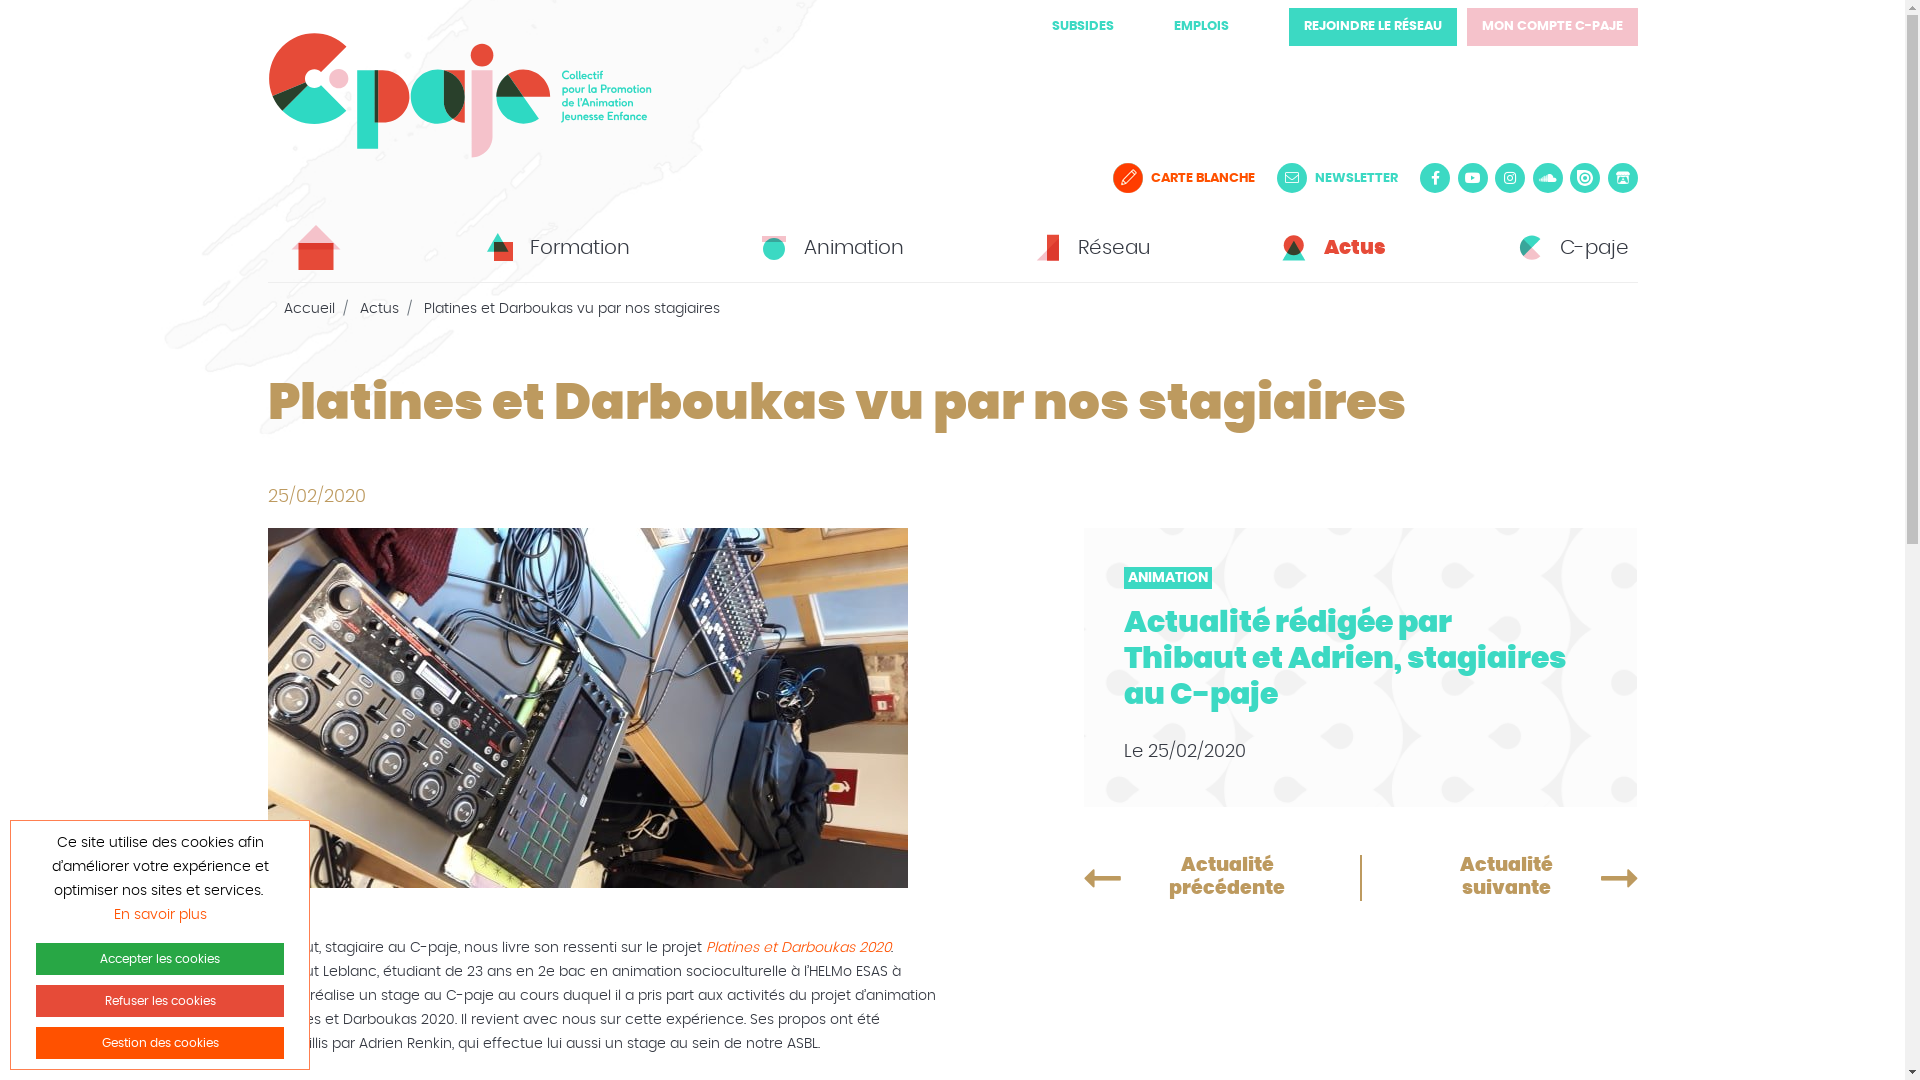 This screenshot has height=1080, width=1920. What do you see at coordinates (1568, 246) in the screenshot?
I see `'C-paje'` at bounding box center [1568, 246].